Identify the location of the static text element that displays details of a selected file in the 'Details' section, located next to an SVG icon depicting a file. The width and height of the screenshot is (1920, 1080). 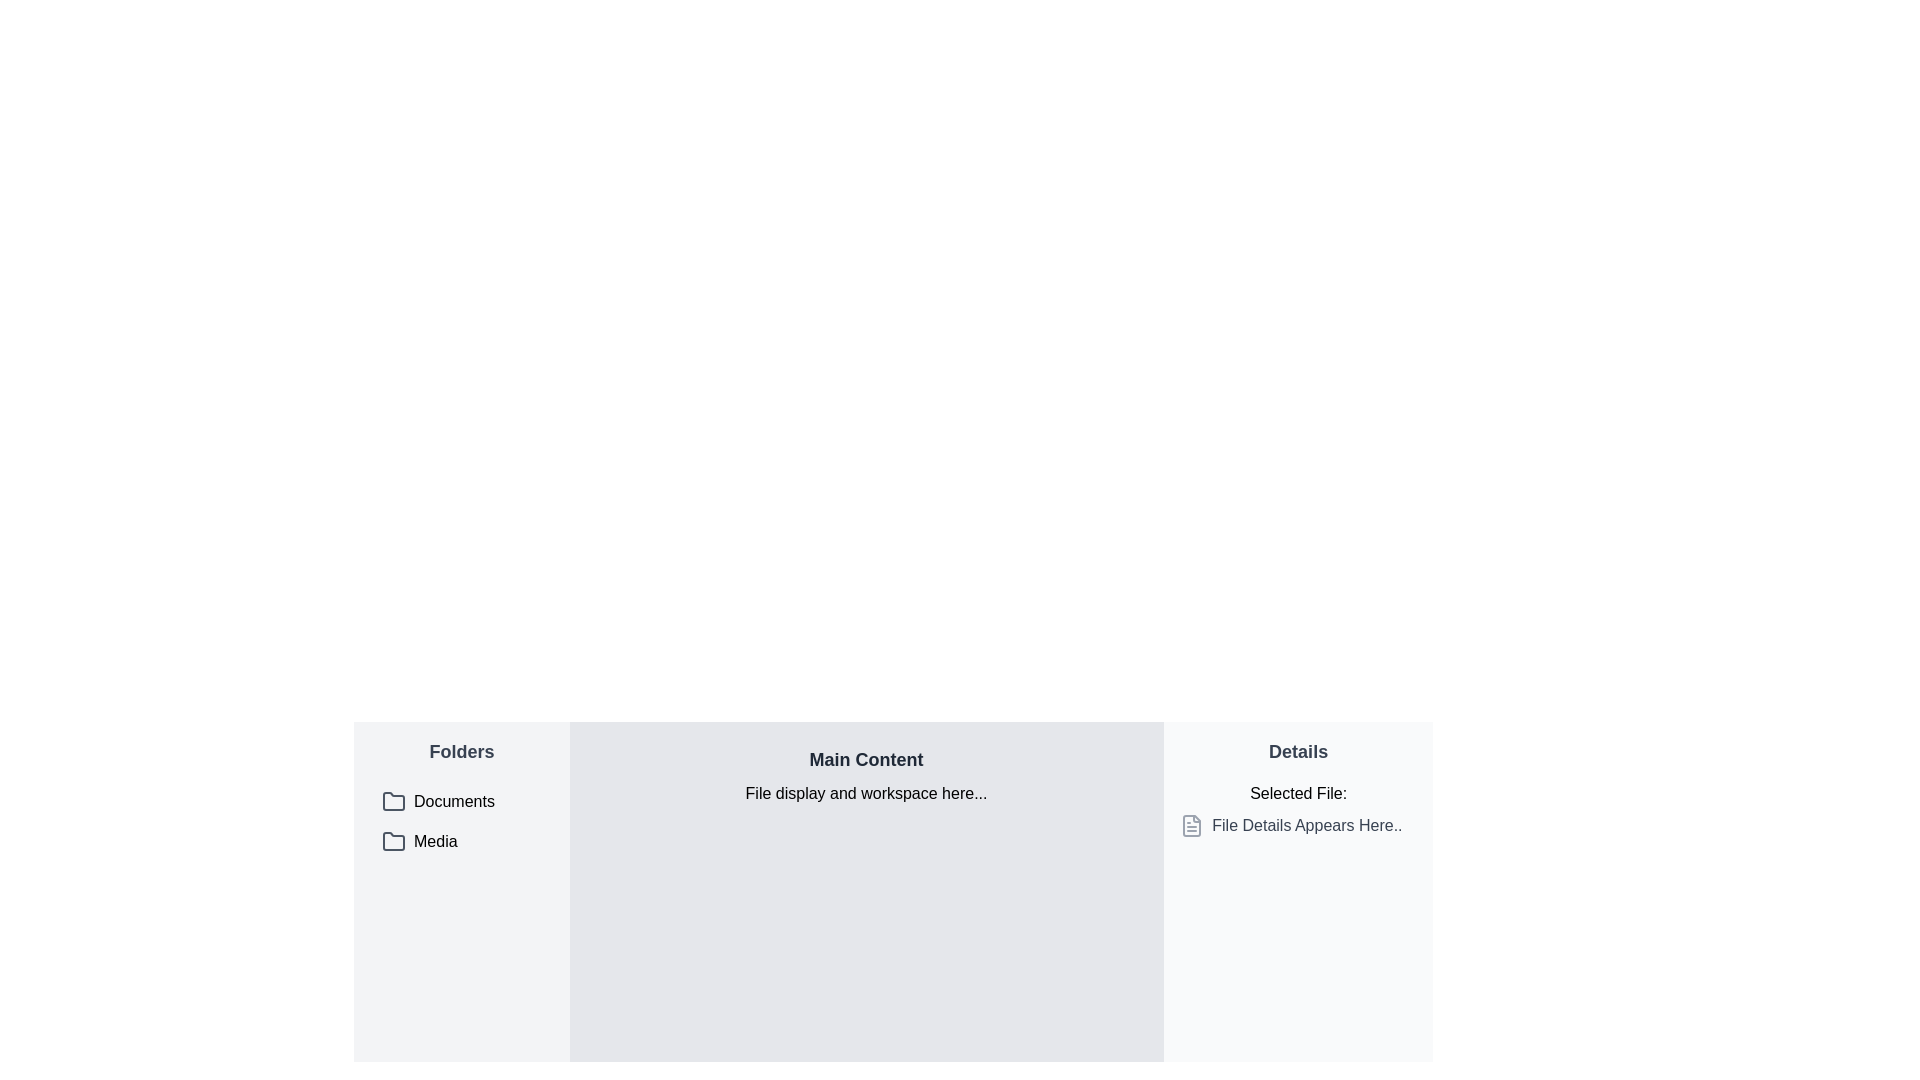
(1307, 825).